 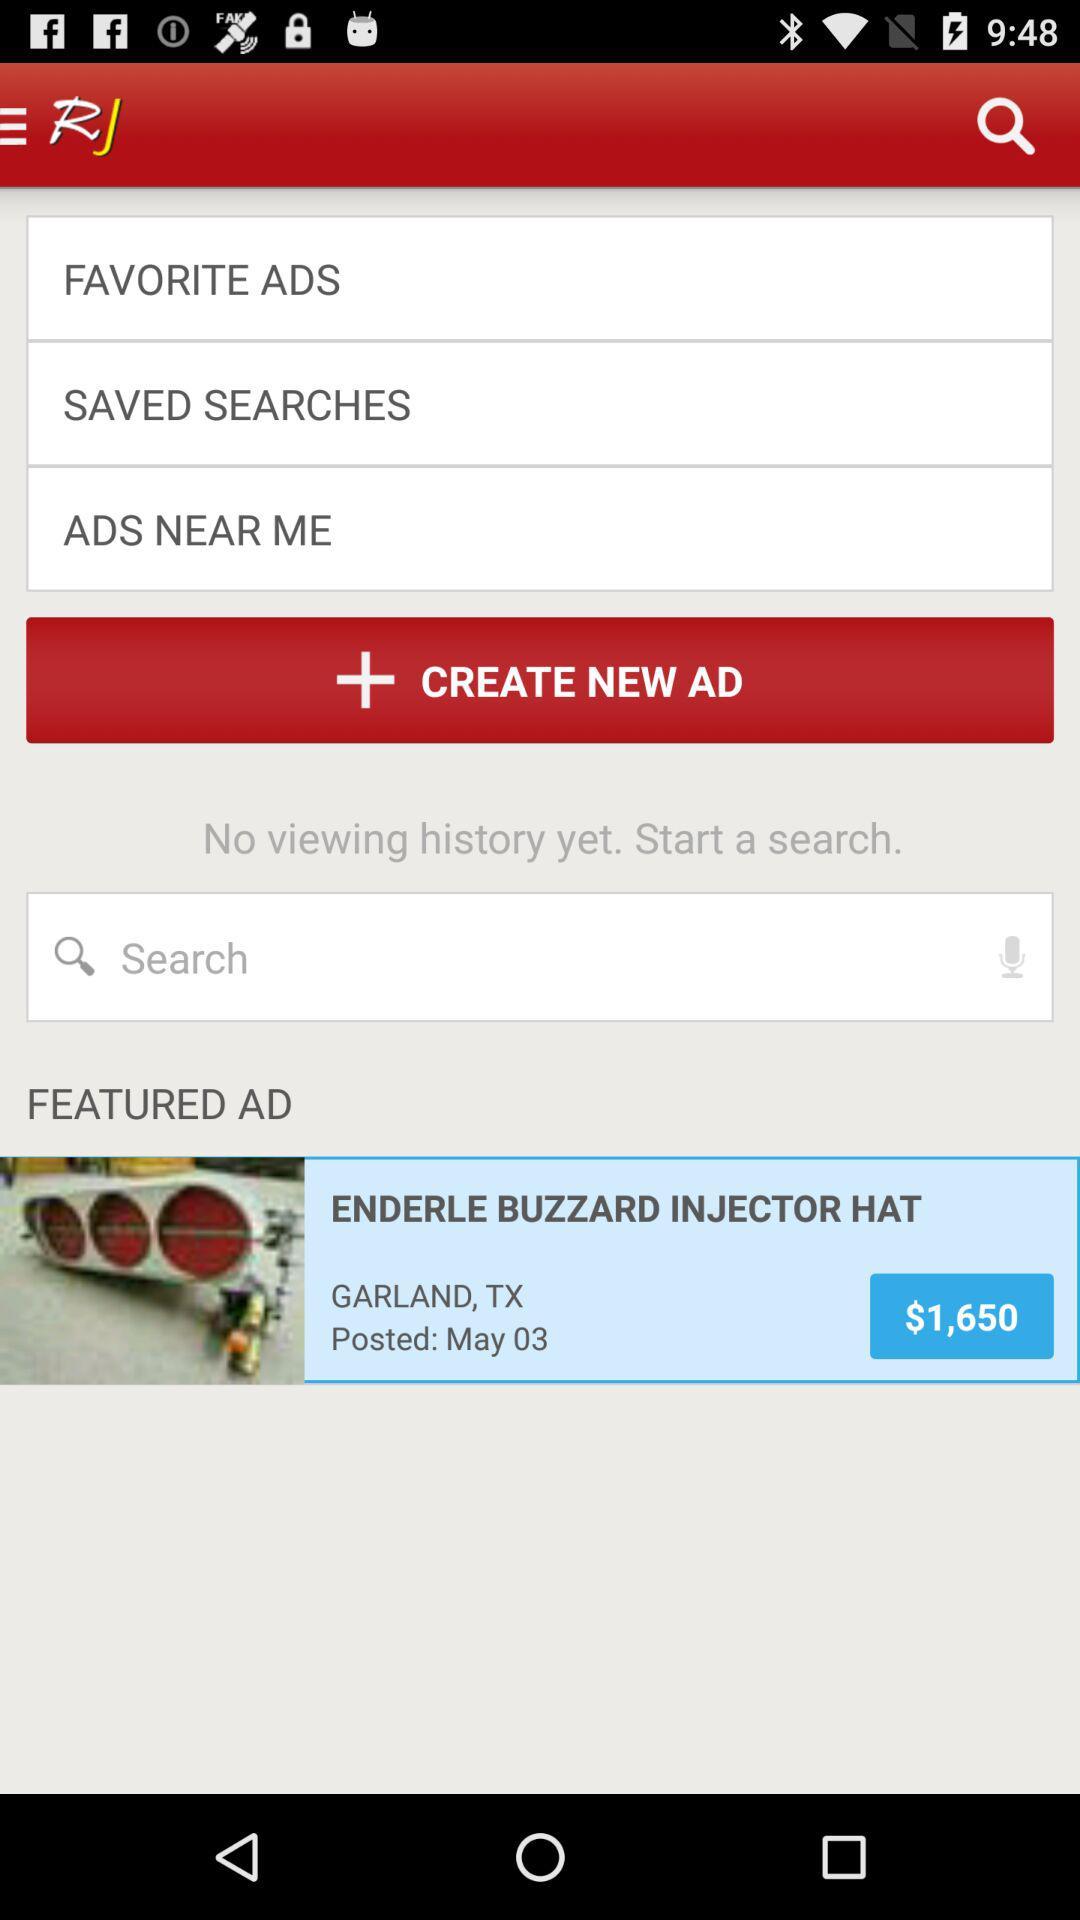 I want to click on the ads near me item, so click(x=525, y=528).